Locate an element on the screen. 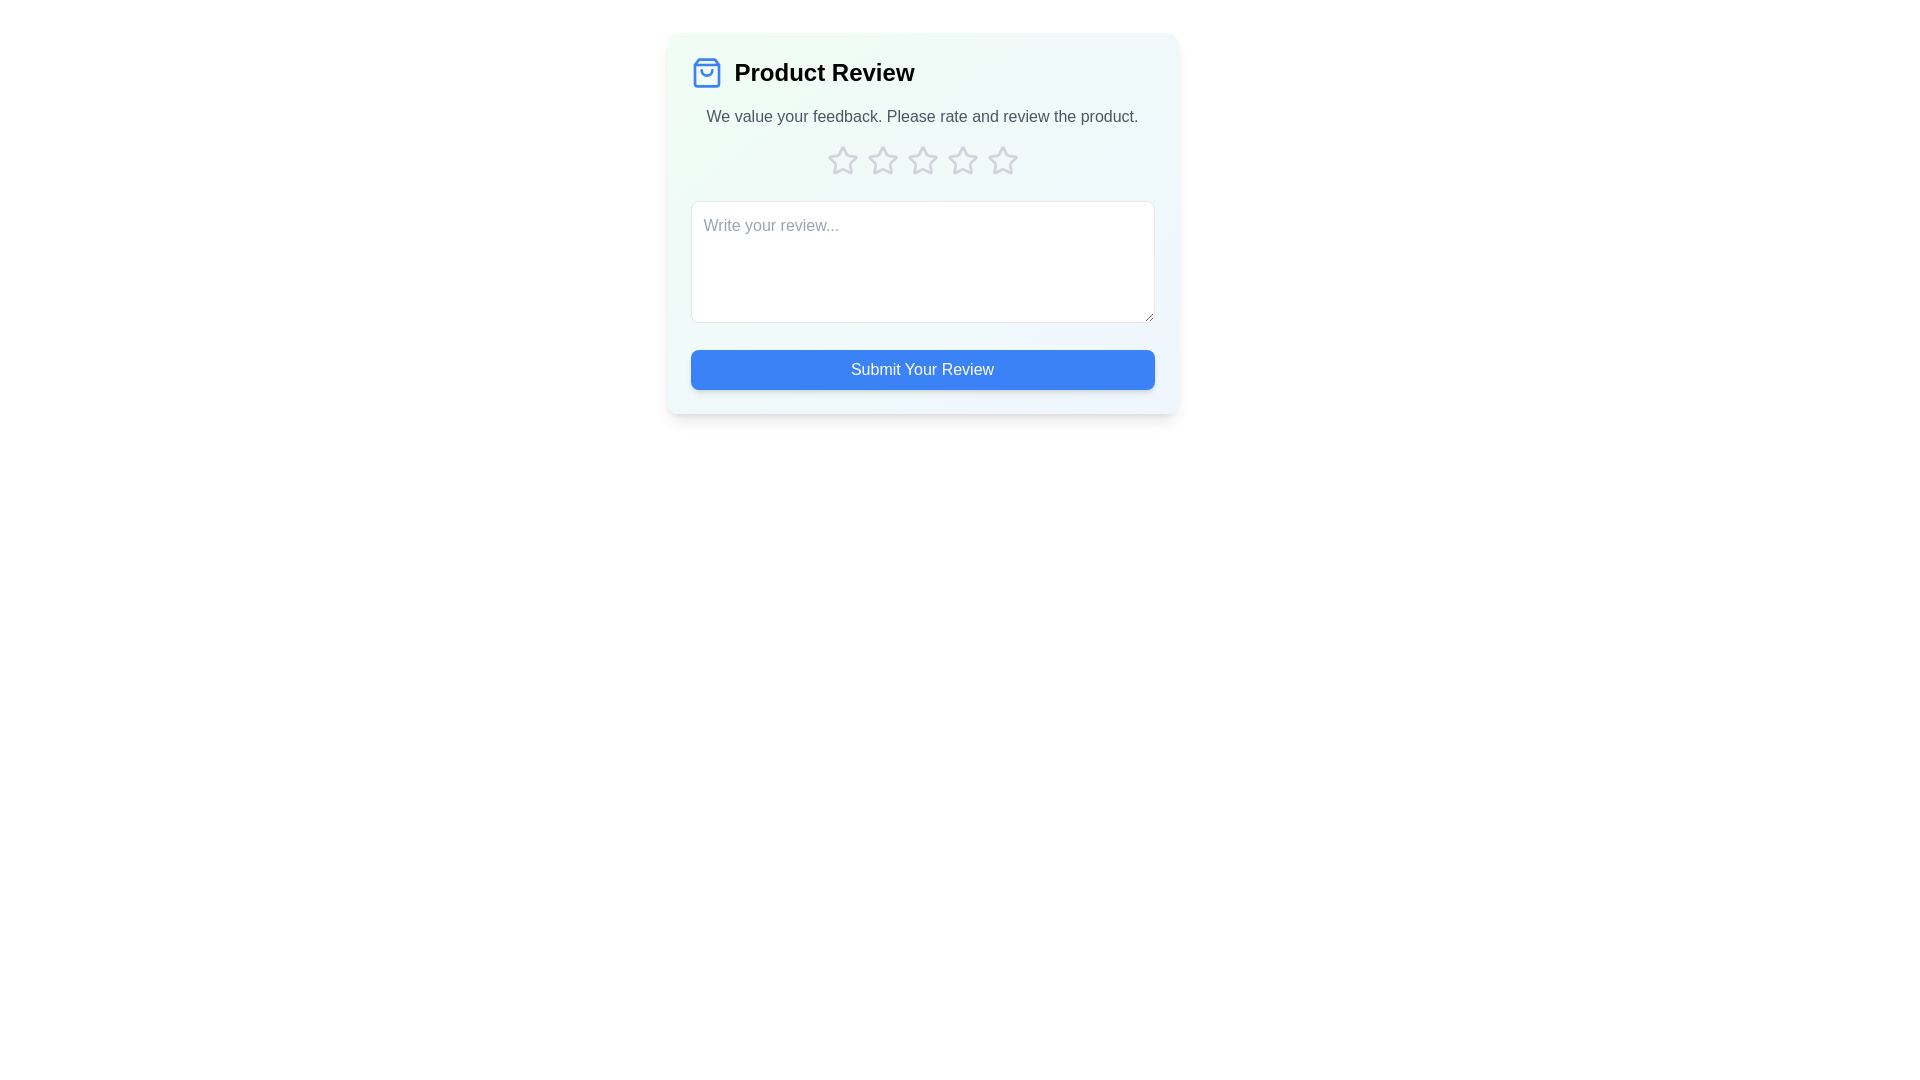  the fourth star-shaped rating icon that is unfilled and grayish, located in a horizontal sequence under the 'Please rate and review the product' text is located at coordinates (962, 159).